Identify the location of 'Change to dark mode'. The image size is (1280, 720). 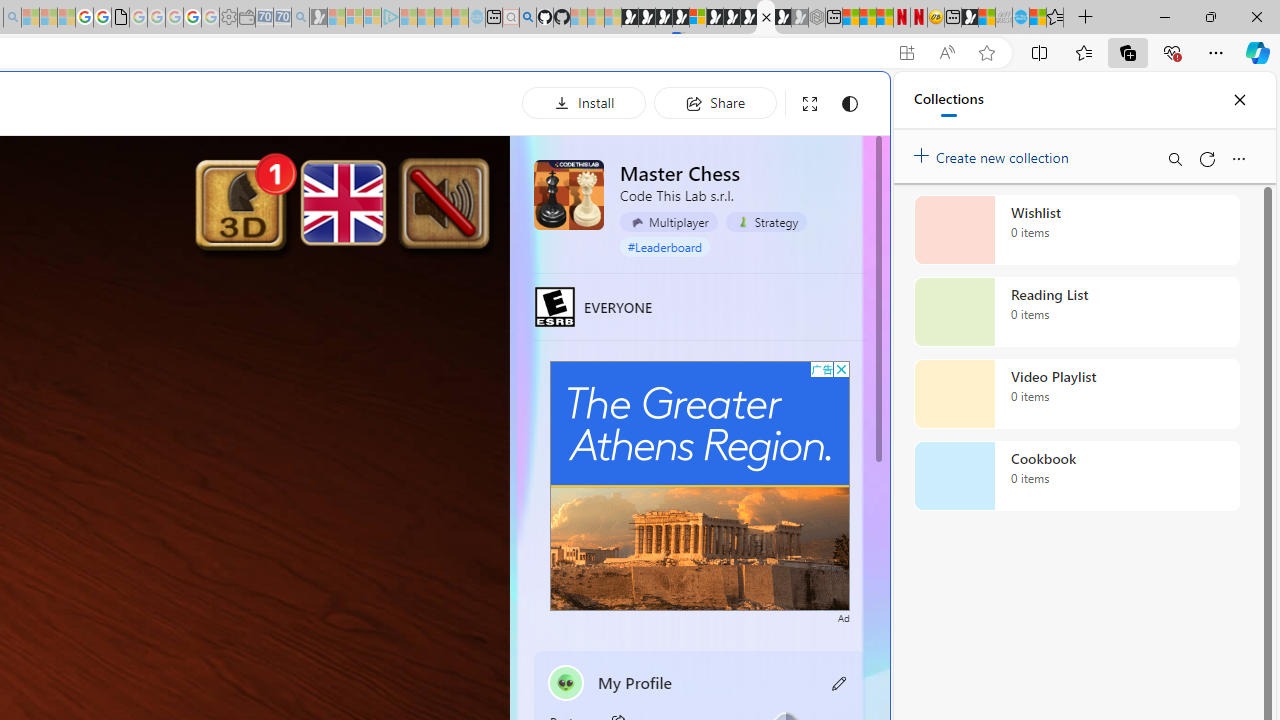
(849, 103).